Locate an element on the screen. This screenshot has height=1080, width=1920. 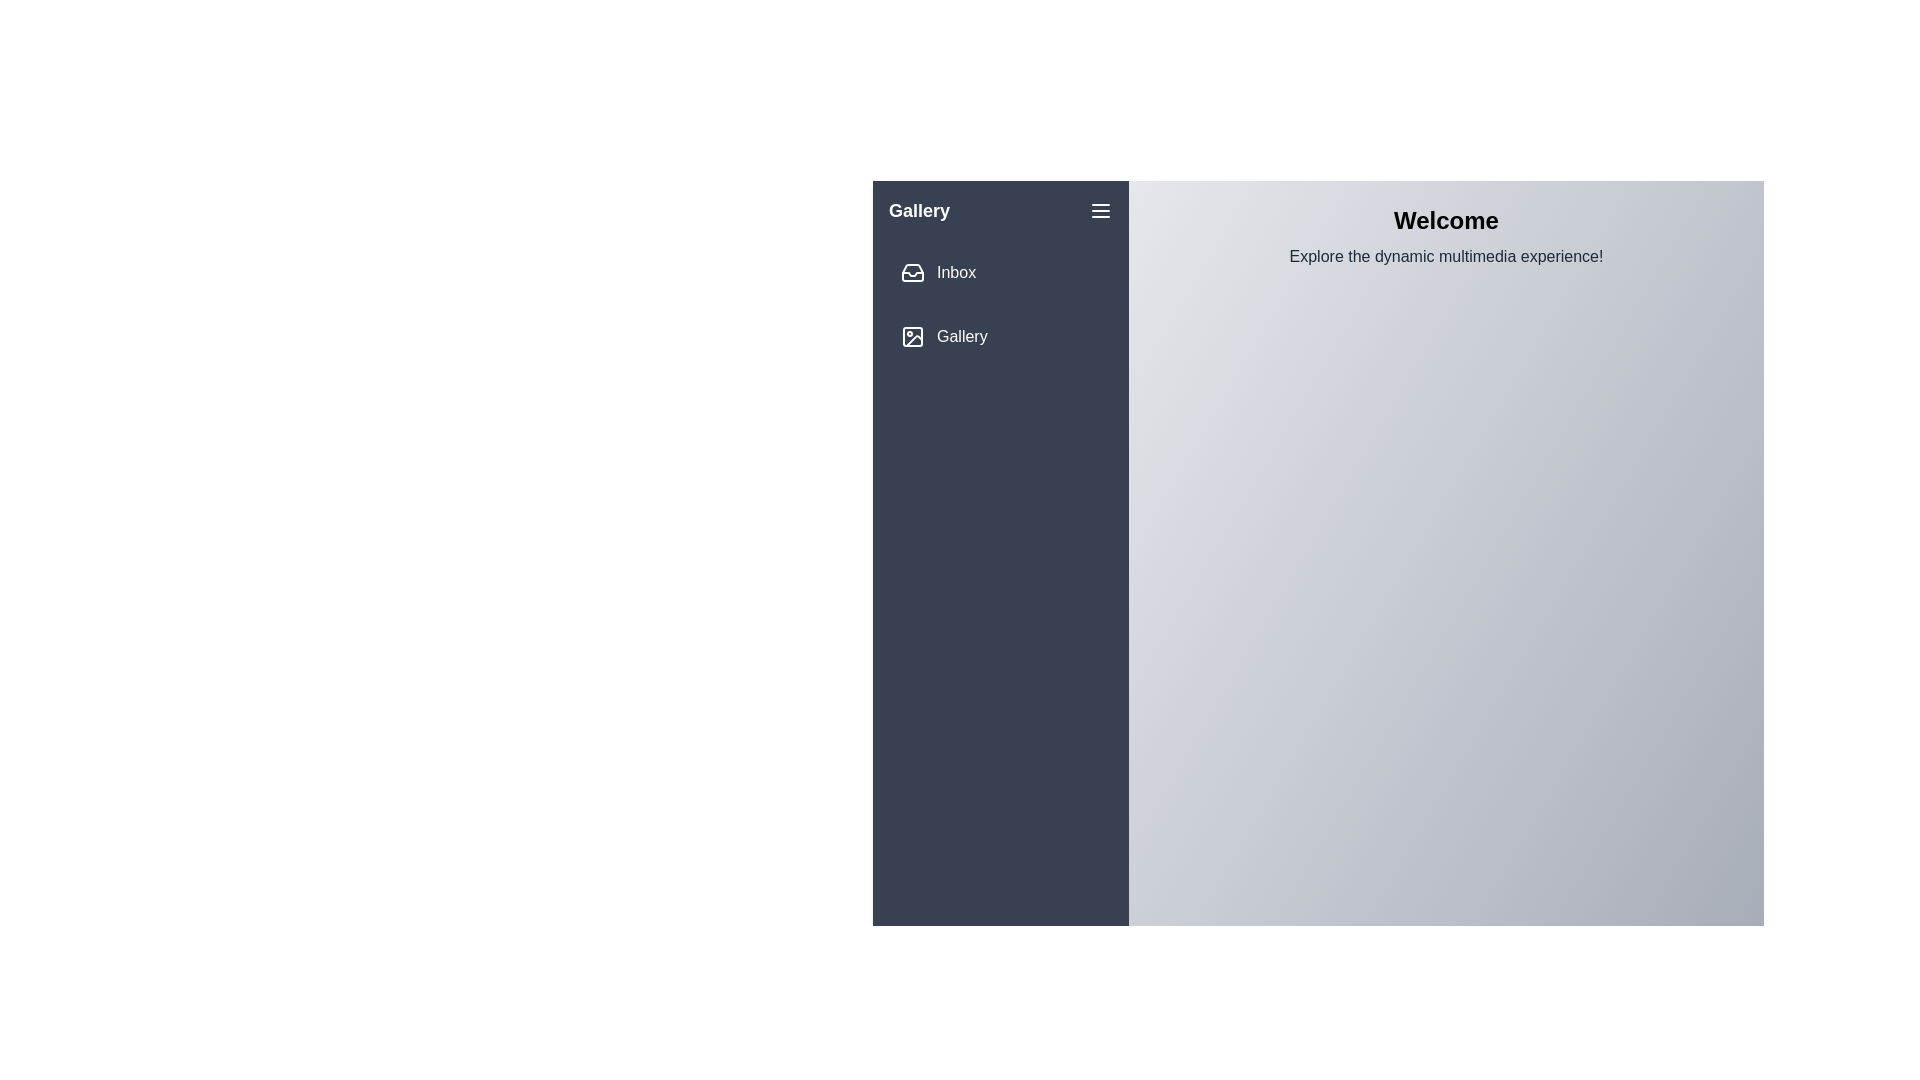
the 'Inbox' icon located in the left sidebar menu, positioned above the 'Gallery' icon is located at coordinates (911, 273).